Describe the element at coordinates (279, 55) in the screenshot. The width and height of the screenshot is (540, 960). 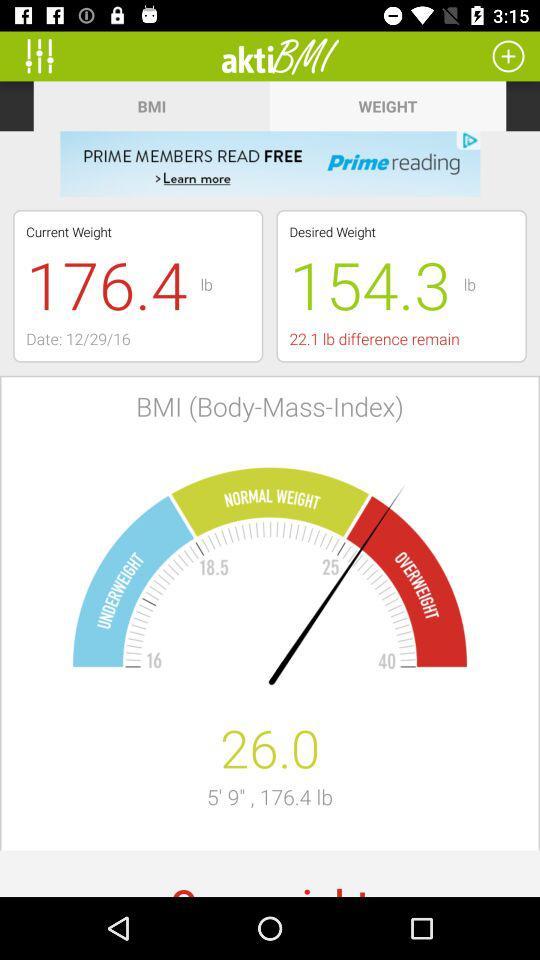
I see `icon above the bmi item` at that location.